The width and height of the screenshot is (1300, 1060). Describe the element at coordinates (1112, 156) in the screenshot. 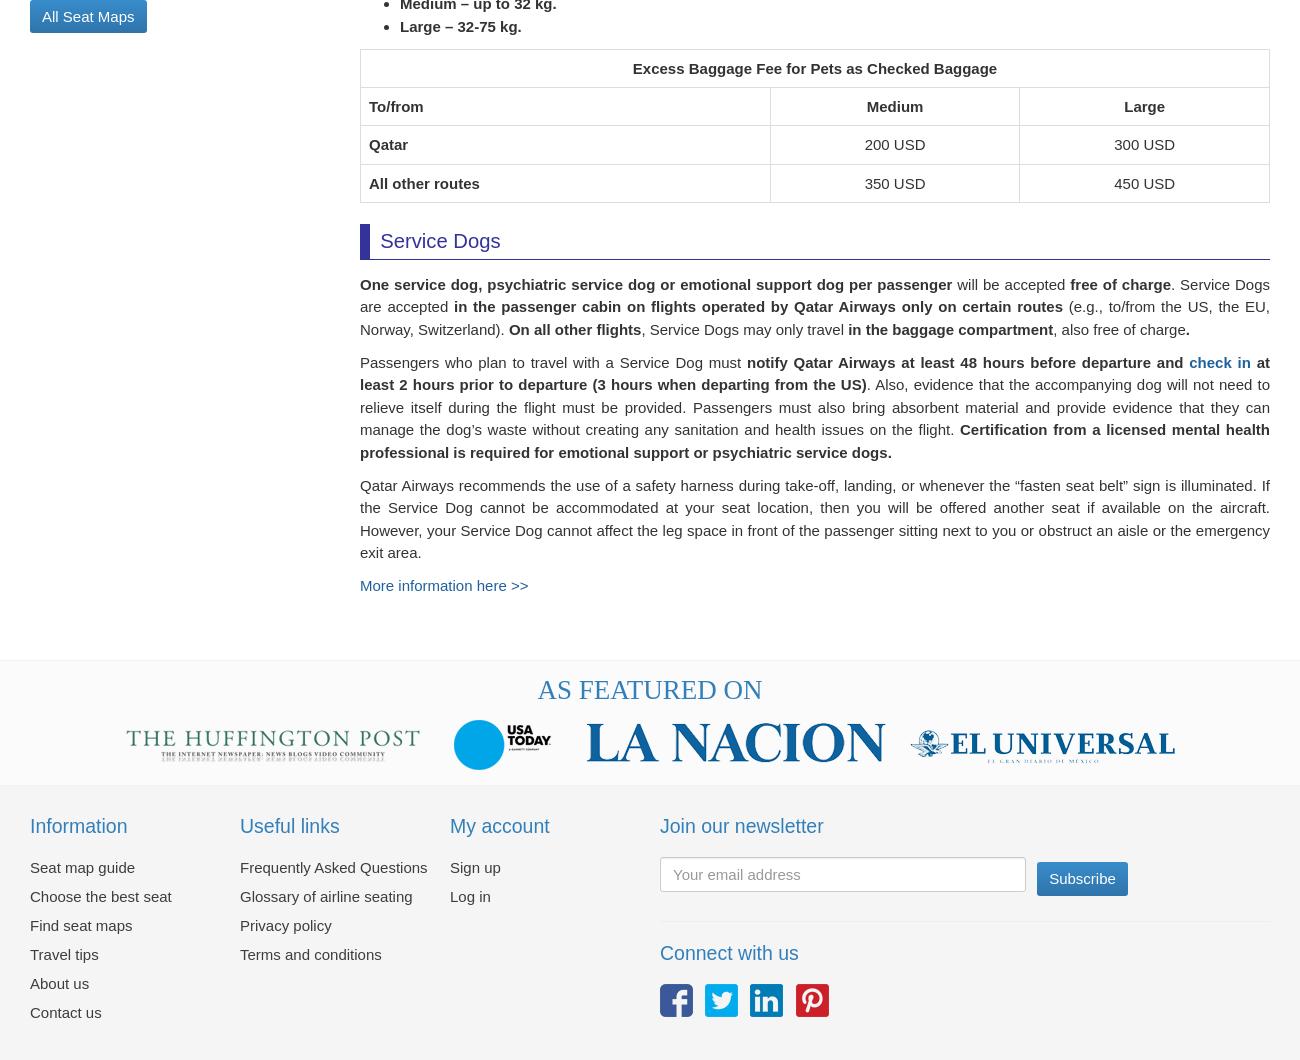

I see `'300 USD'` at that location.